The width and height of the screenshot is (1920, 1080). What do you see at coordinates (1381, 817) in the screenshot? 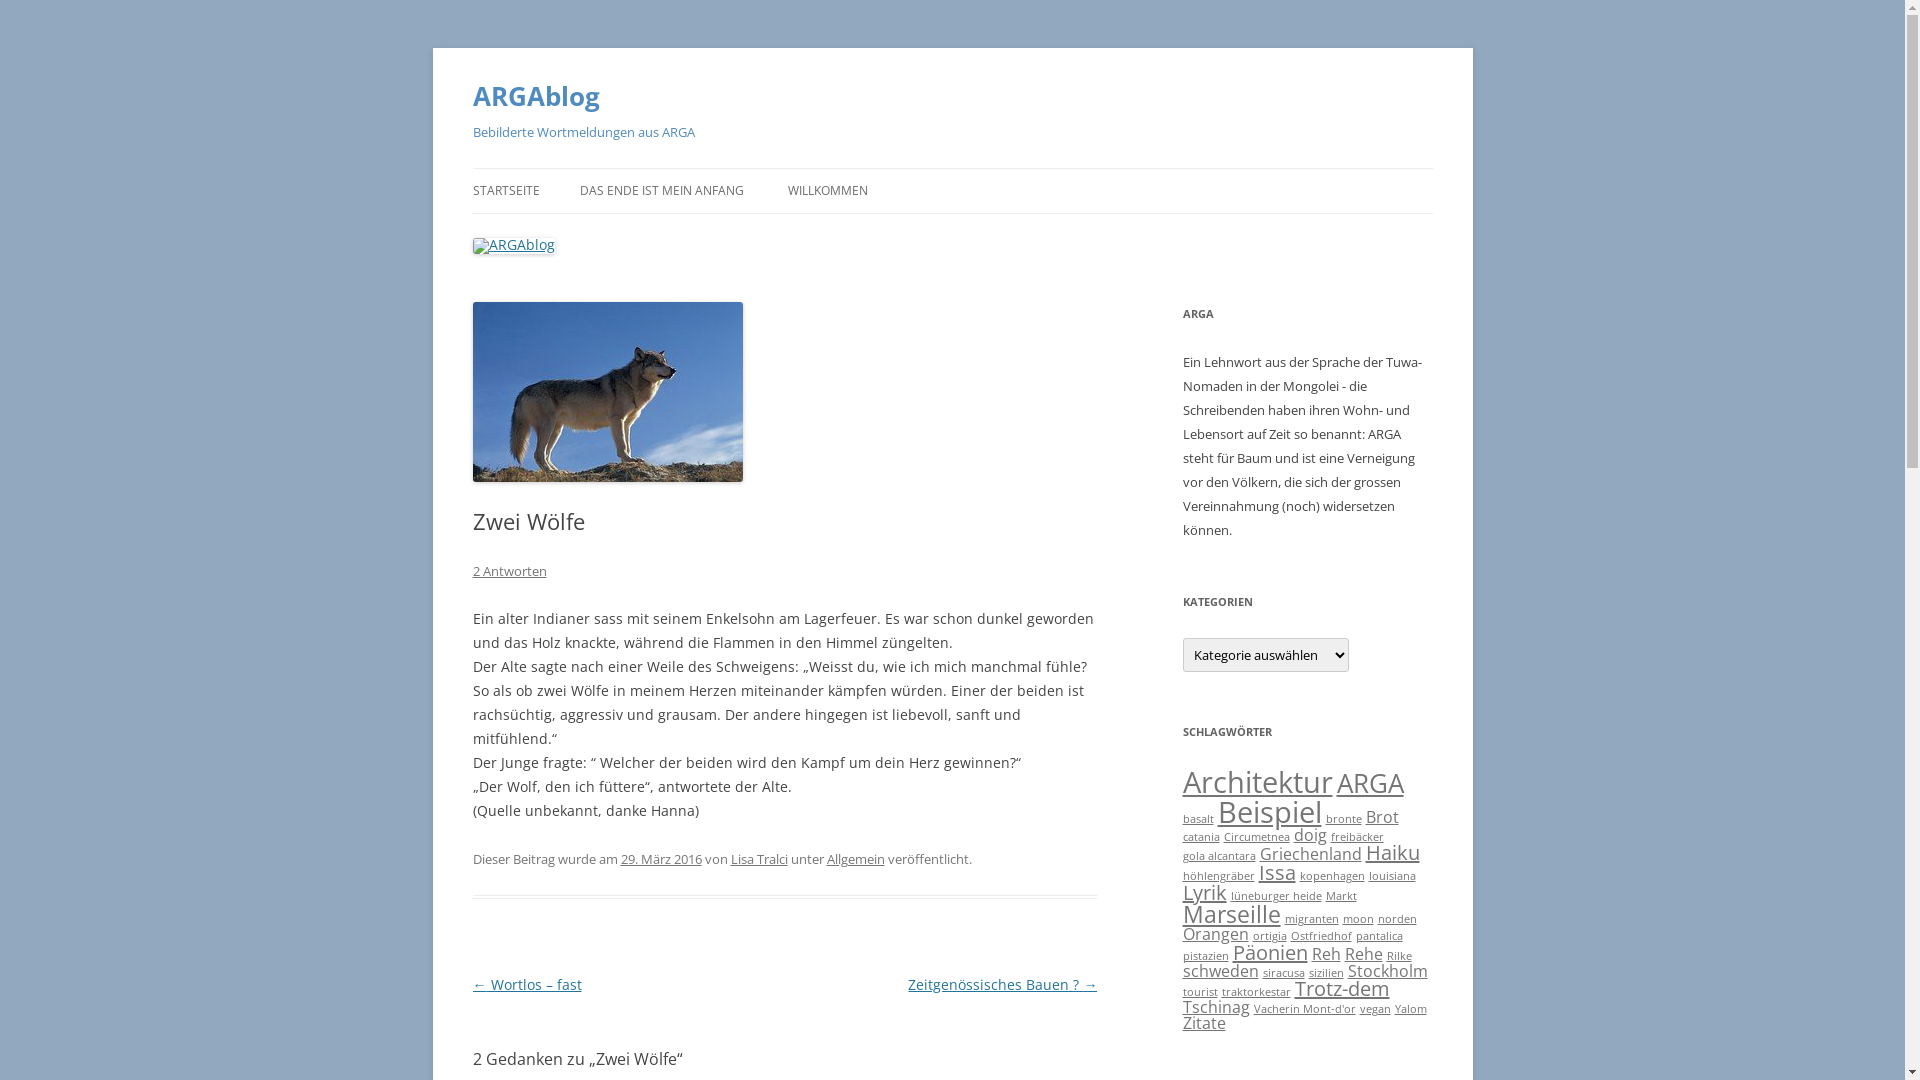
I see `'Brot'` at bounding box center [1381, 817].